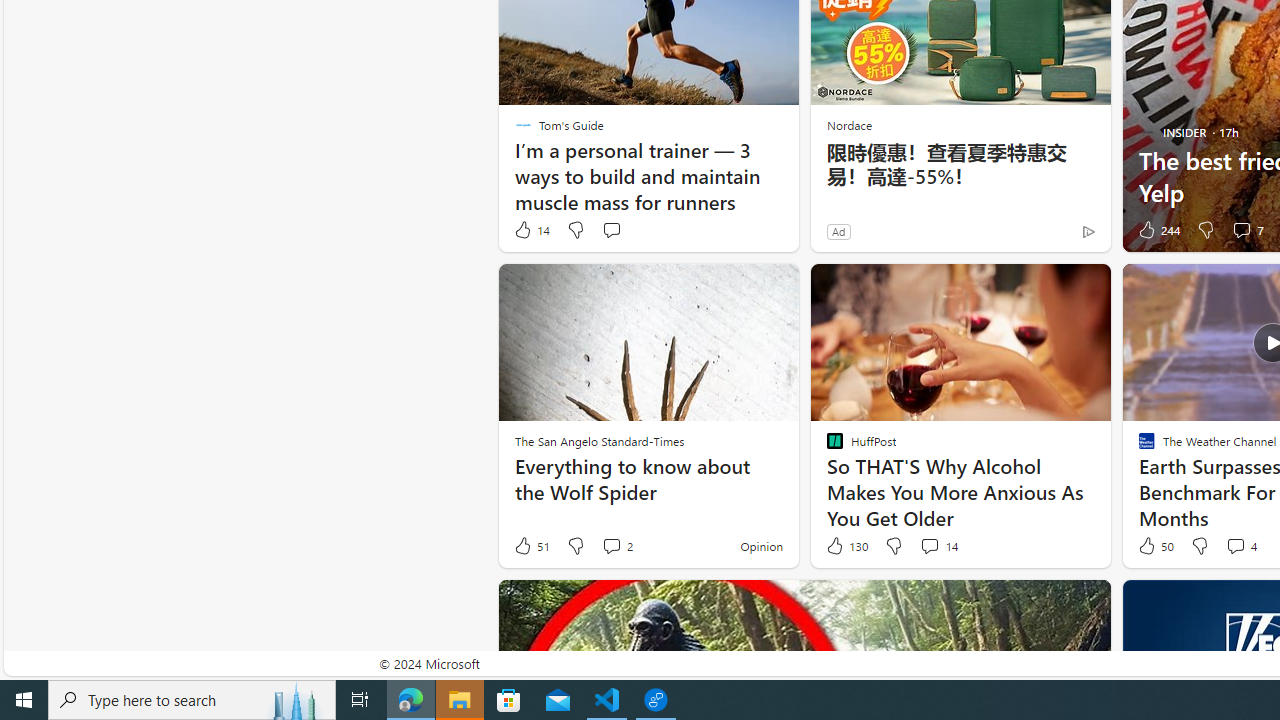  Describe the element at coordinates (1154, 546) in the screenshot. I see `'50 Like'` at that location.